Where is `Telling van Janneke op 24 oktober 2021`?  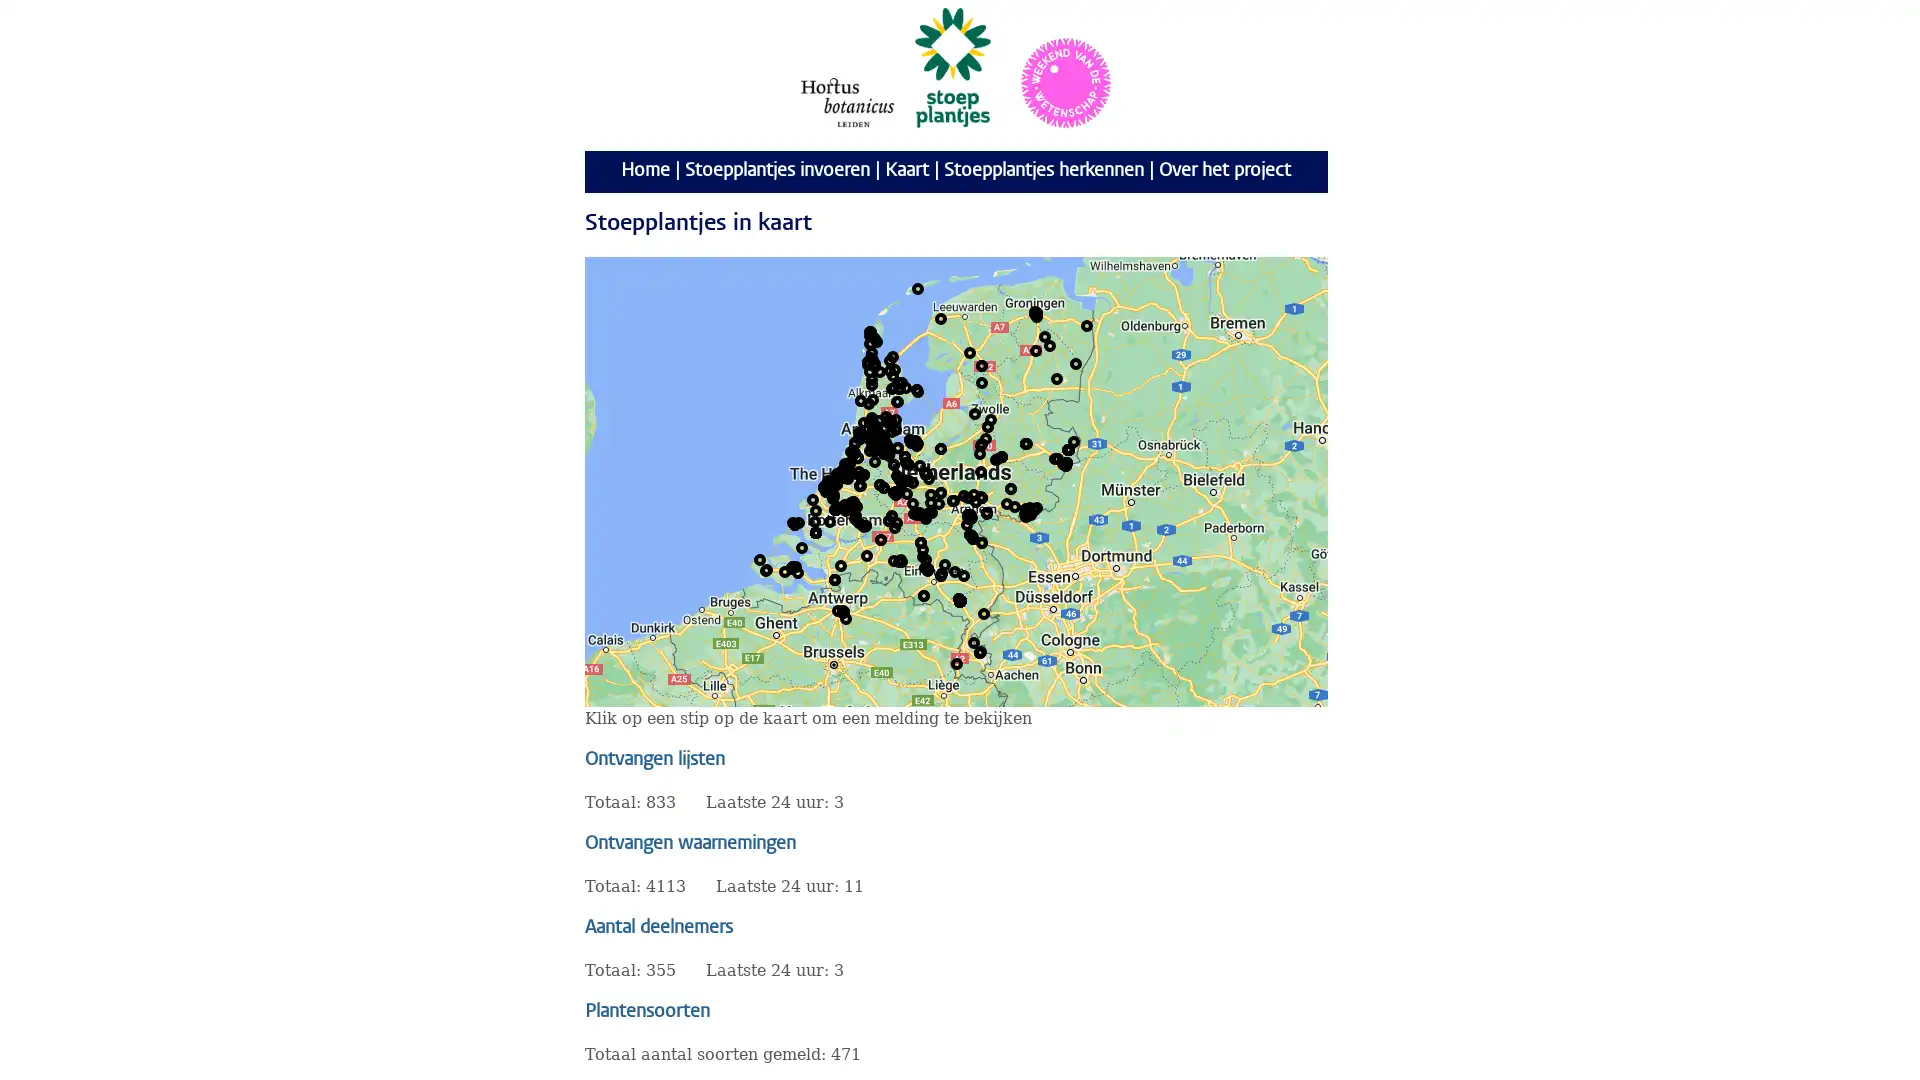 Telling van Janneke op 24 oktober 2021 is located at coordinates (796, 571).